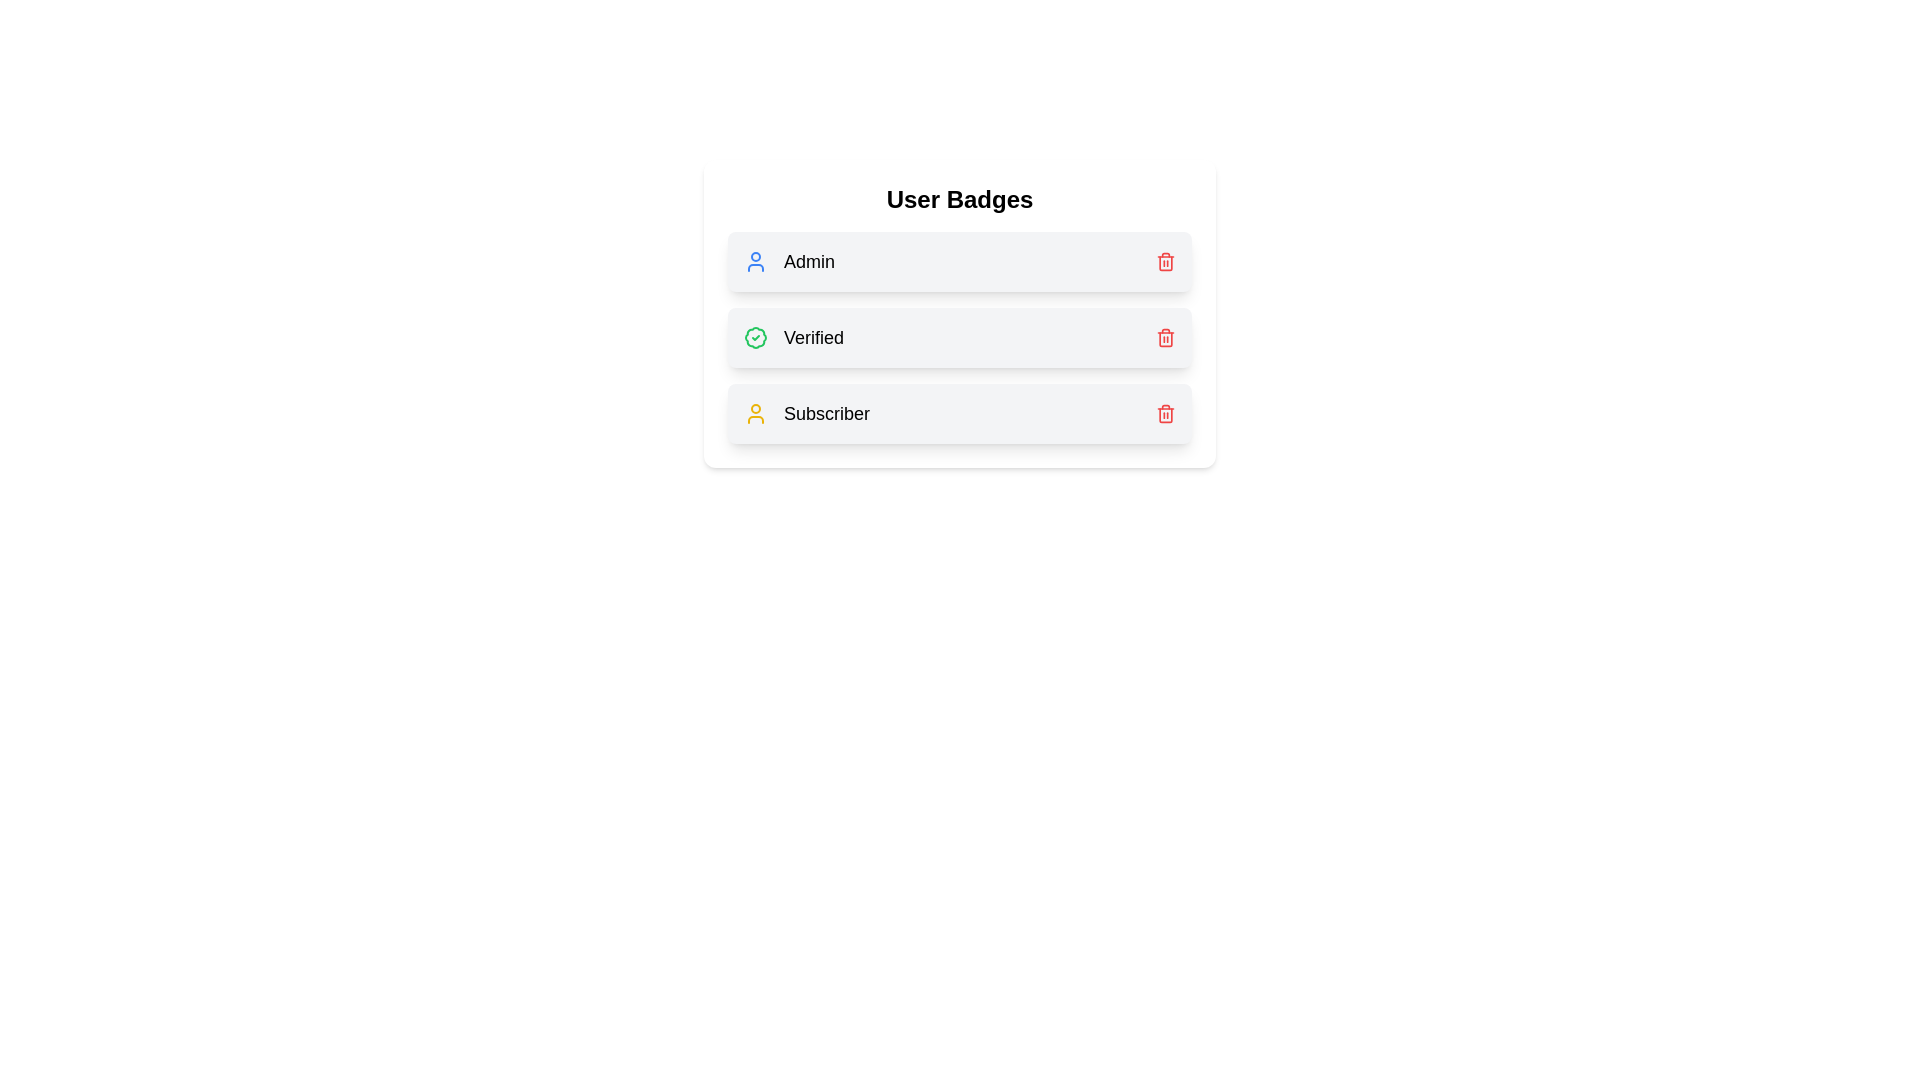 The image size is (1920, 1080). Describe the element at coordinates (960, 337) in the screenshot. I see `the badge row corresponding to Verified` at that location.